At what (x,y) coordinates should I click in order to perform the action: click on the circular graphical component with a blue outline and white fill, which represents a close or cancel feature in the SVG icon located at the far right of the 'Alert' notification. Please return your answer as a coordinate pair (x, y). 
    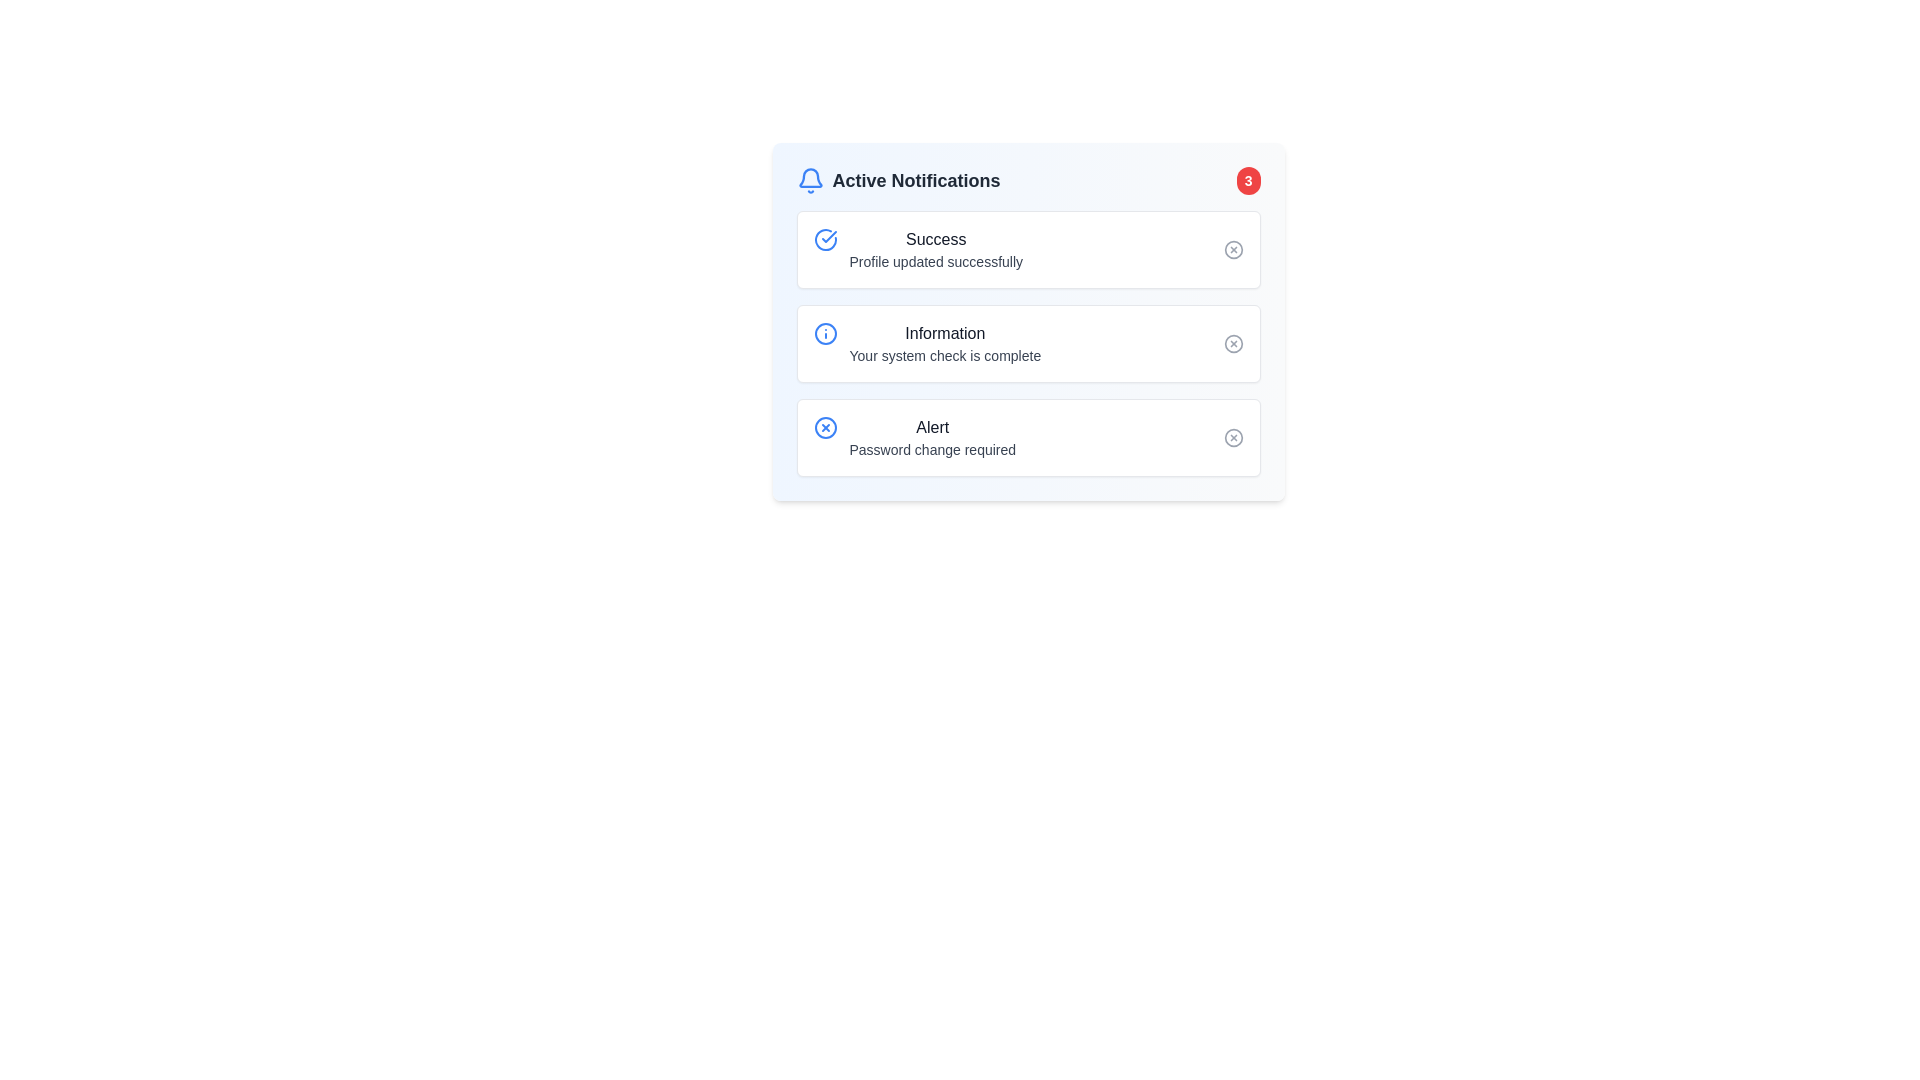
    Looking at the image, I should click on (825, 427).